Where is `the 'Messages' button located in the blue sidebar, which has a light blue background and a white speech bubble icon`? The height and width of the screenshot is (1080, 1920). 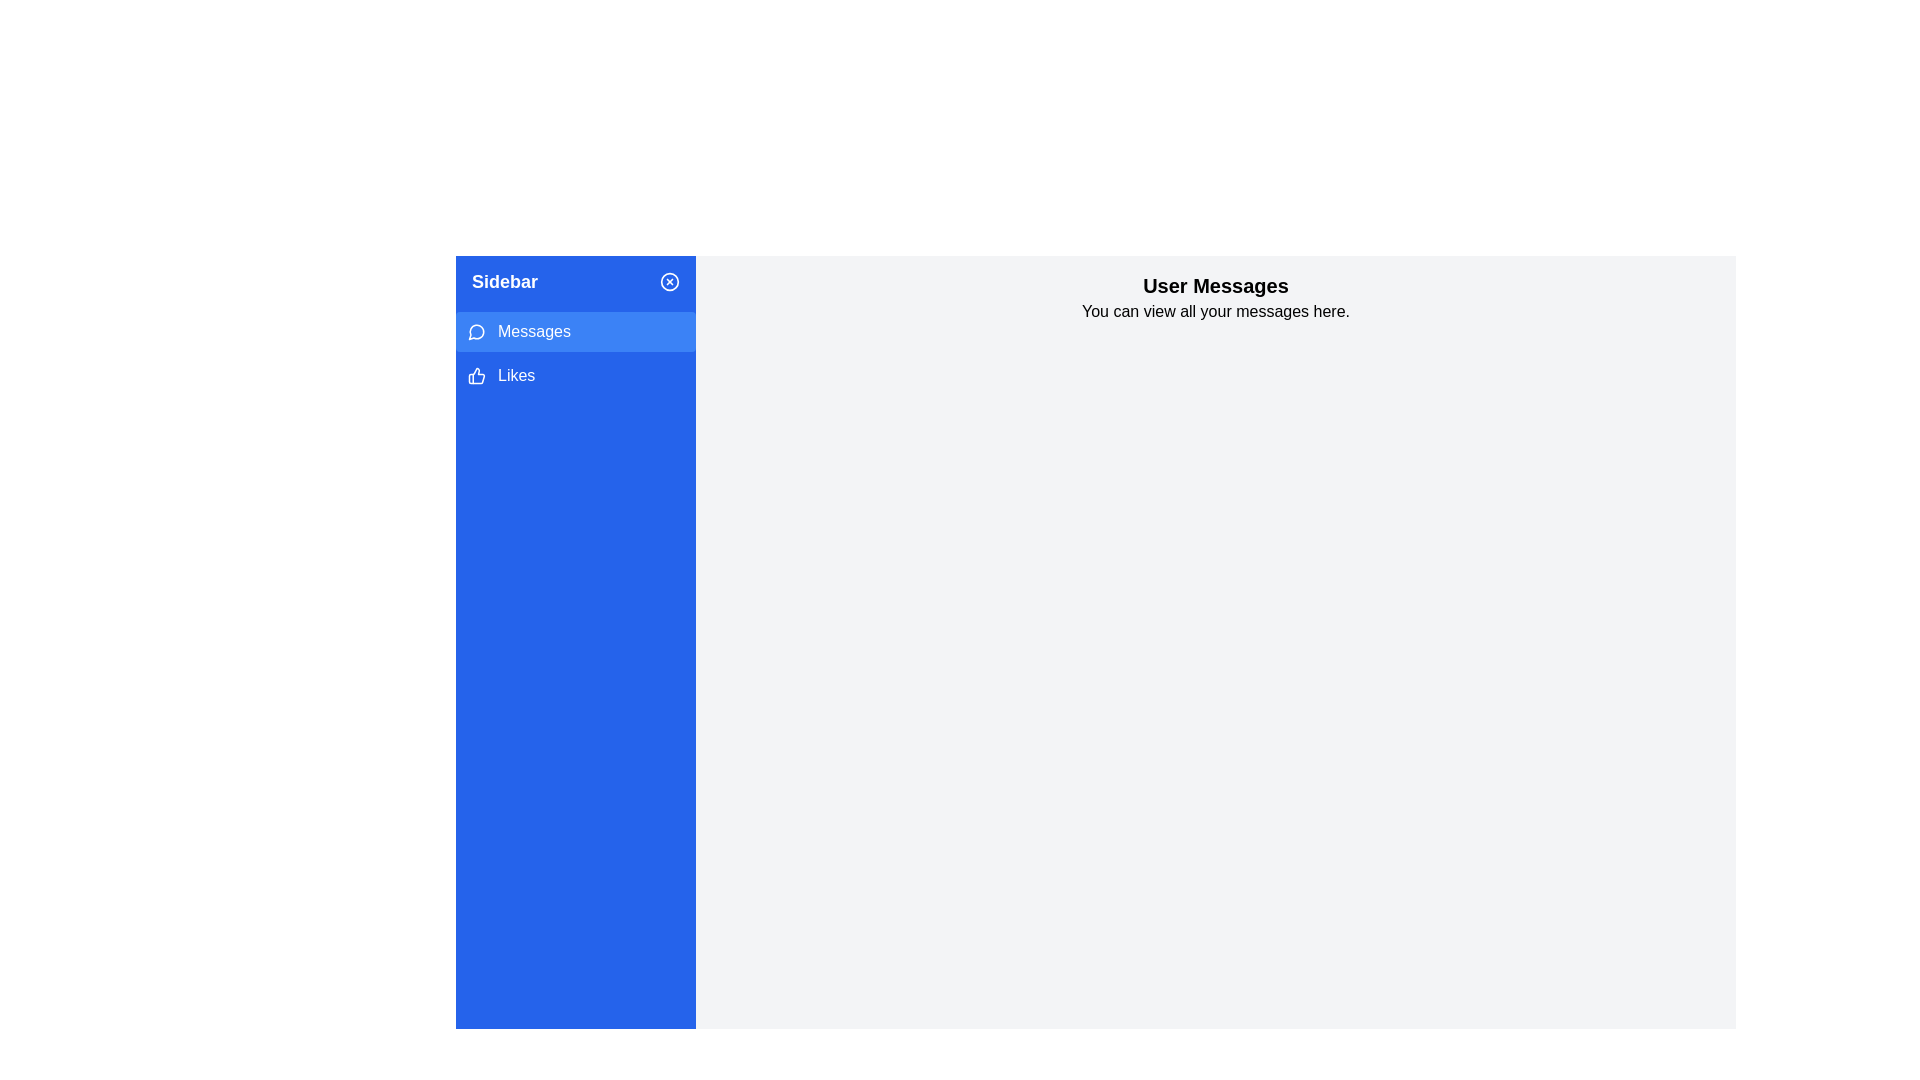 the 'Messages' button located in the blue sidebar, which has a light blue background and a white speech bubble icon is located at coordinates (575, 353).